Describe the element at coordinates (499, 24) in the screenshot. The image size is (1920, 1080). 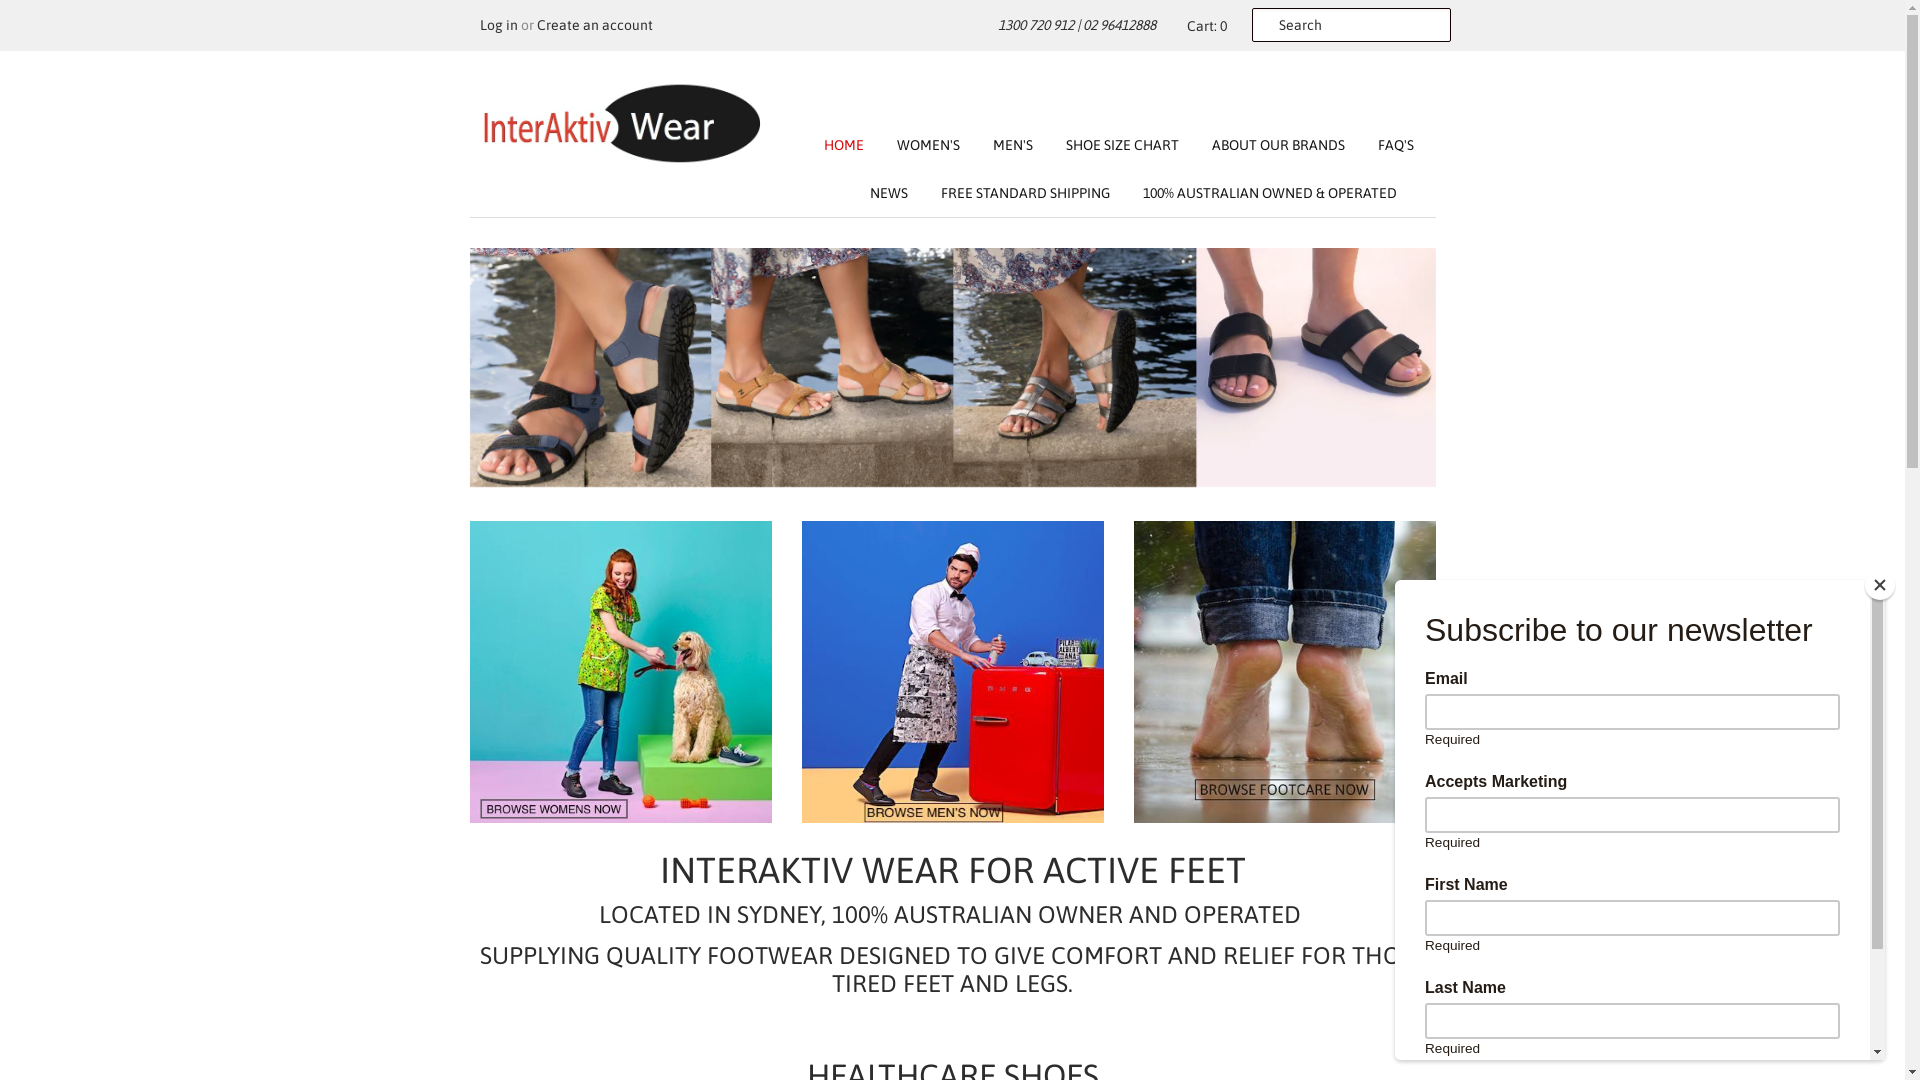
I see `'Log in'` at that location.